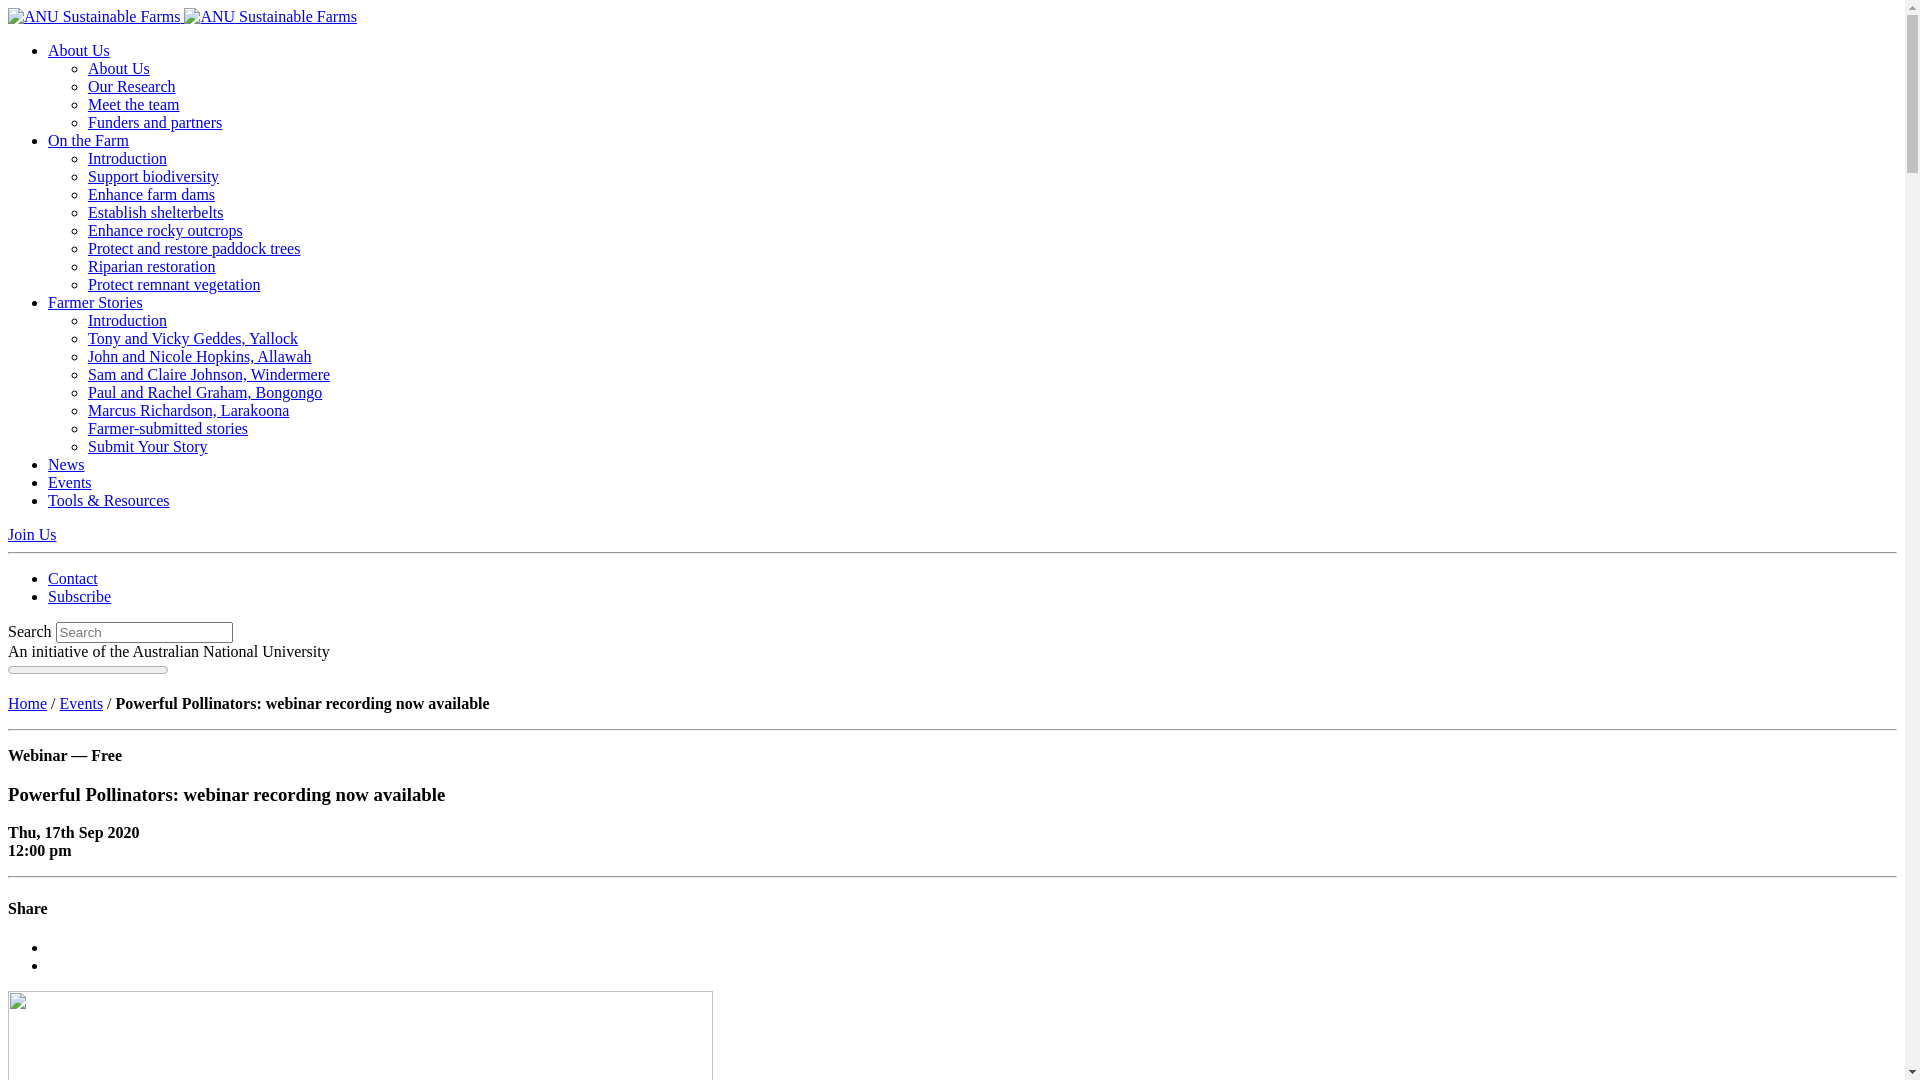 This screenshot has width=1920, height=1080. What do you see at coordinates (94, 302) in the screenshot?
I see `'Farmer Stories'` at bounding box center [94, 302].